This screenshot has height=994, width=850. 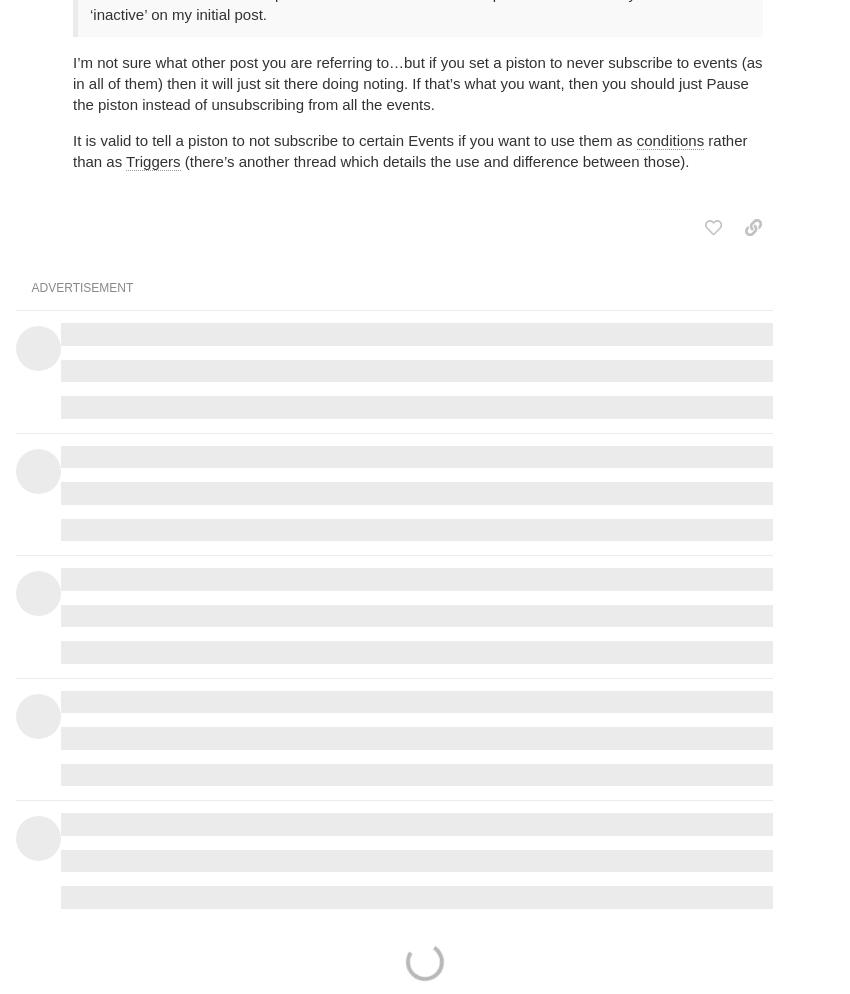 What do you see at coordinates (737, 246) in the screenshot?
I see `'Mar '18'` at bounding box center [737, 246].